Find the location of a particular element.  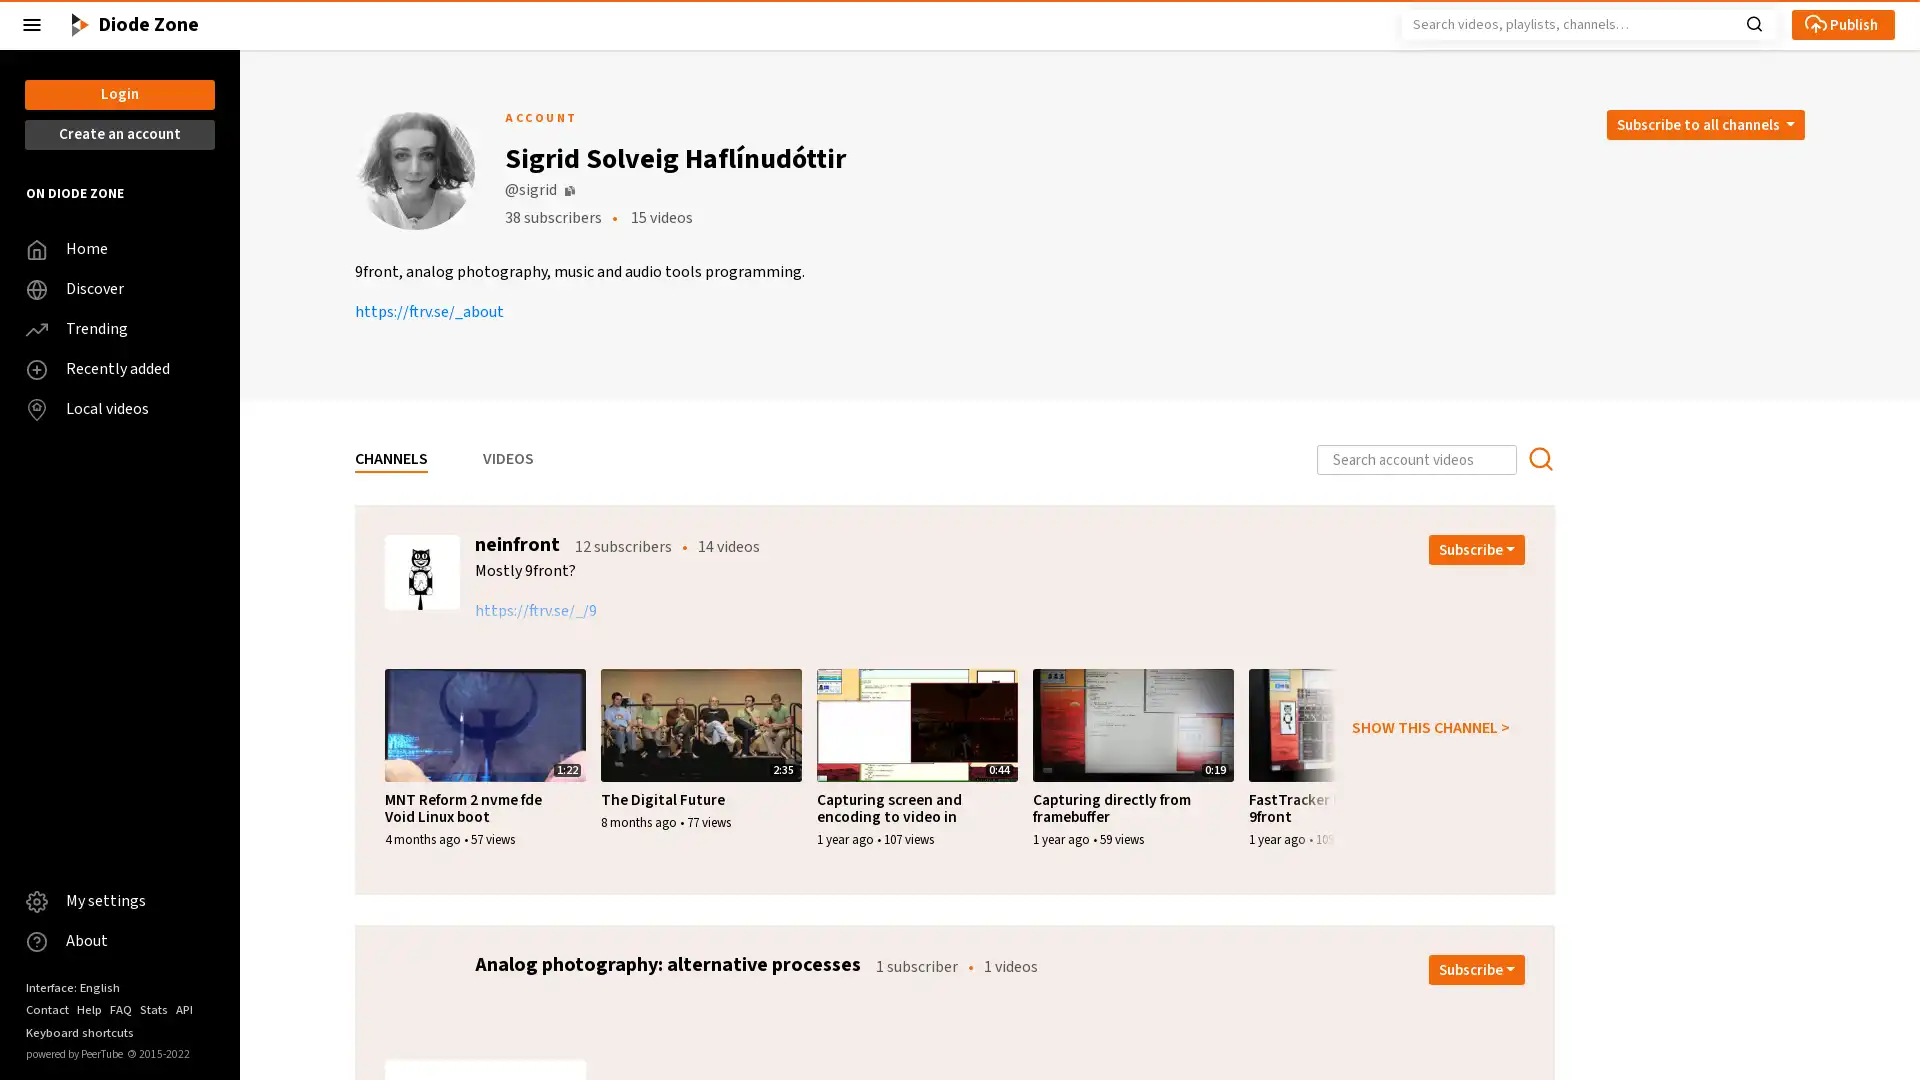

Interface: English is located at coordinates (72, 986).